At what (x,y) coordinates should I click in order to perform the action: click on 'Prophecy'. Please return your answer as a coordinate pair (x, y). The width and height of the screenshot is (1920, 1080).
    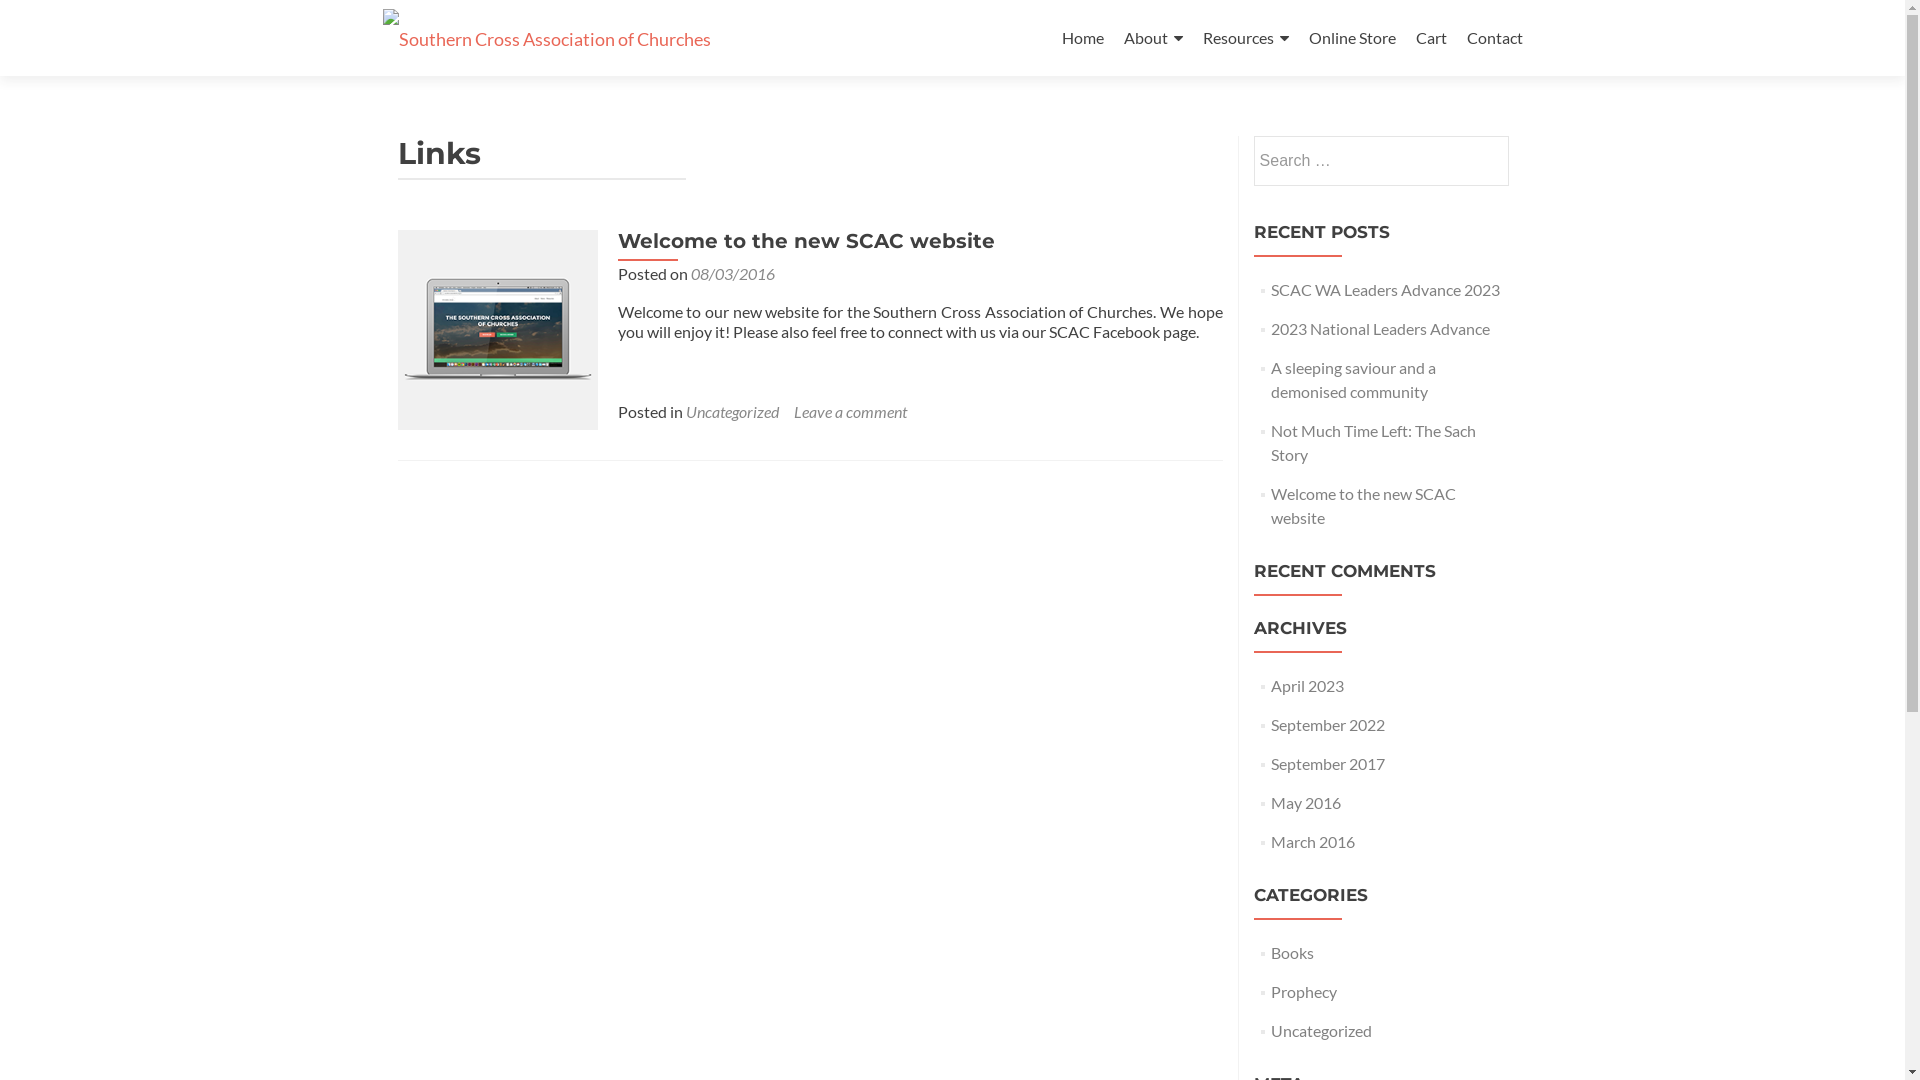
    Looking at the image, I should click on (1304, 991).